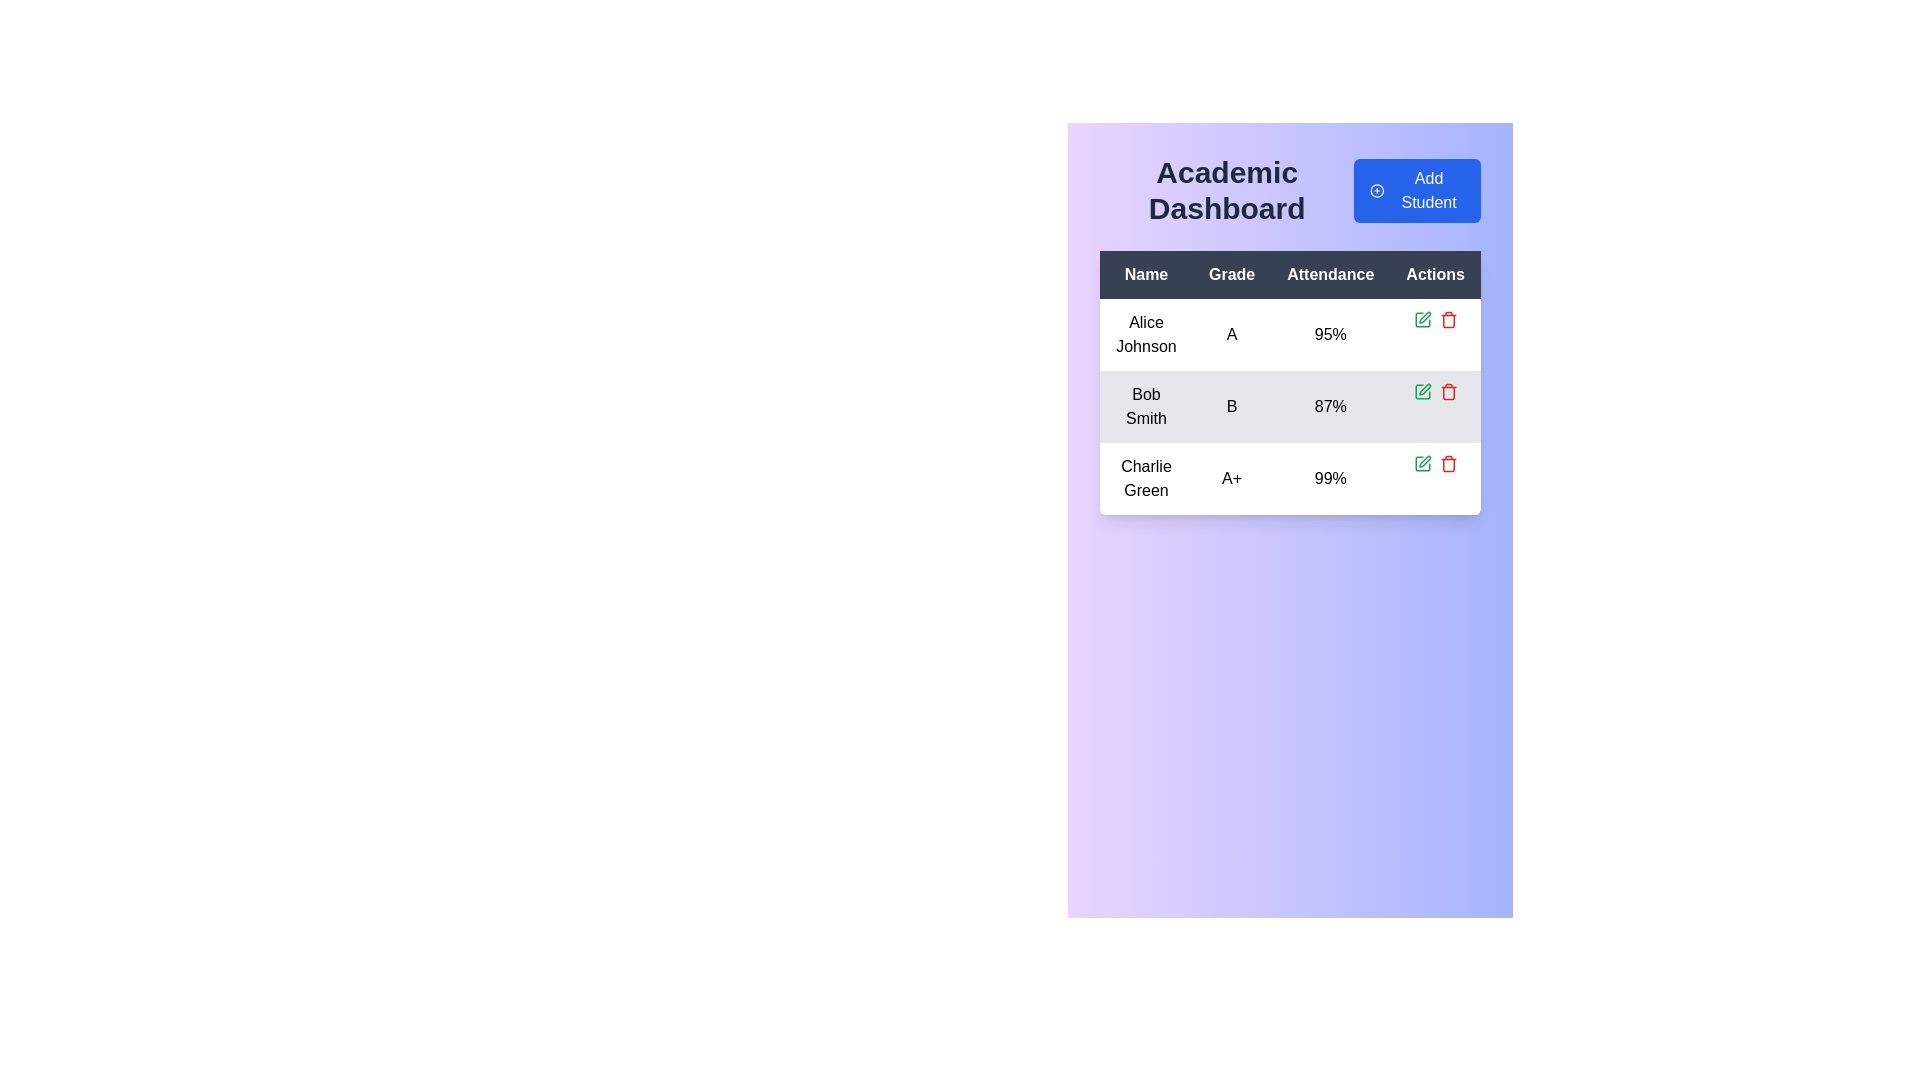  What do you see at coordinates (1330, 406) in the screenshot?
I see `the Text Label displaying '87%' associated with 'Bob Smith' in the Attendance column of the table` at bounding box center [1330, 406].